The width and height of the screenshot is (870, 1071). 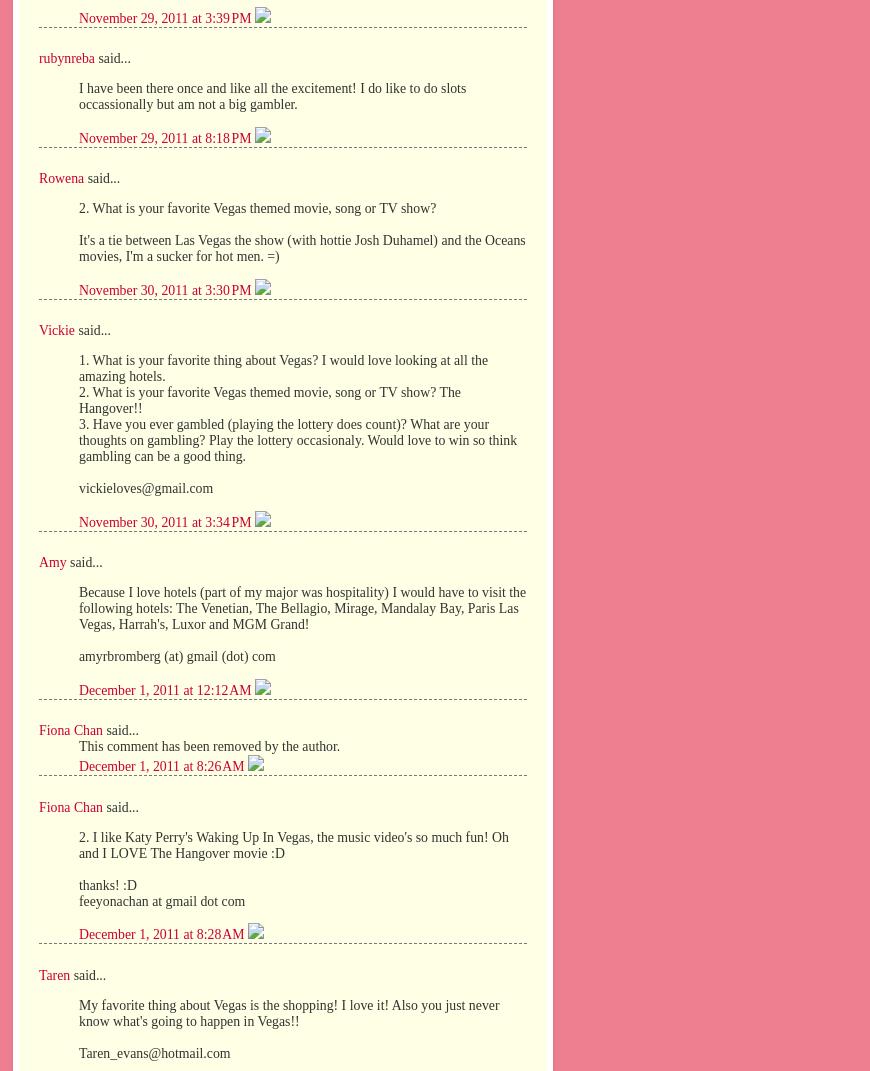 I want to click on '3. Have you ever gambled (playing the lottery does count)? What are your thoughts on gambling? Play the lottery occasionaly. Would love to win so think gambling can be a good thing.', so click(x=297, y=440).